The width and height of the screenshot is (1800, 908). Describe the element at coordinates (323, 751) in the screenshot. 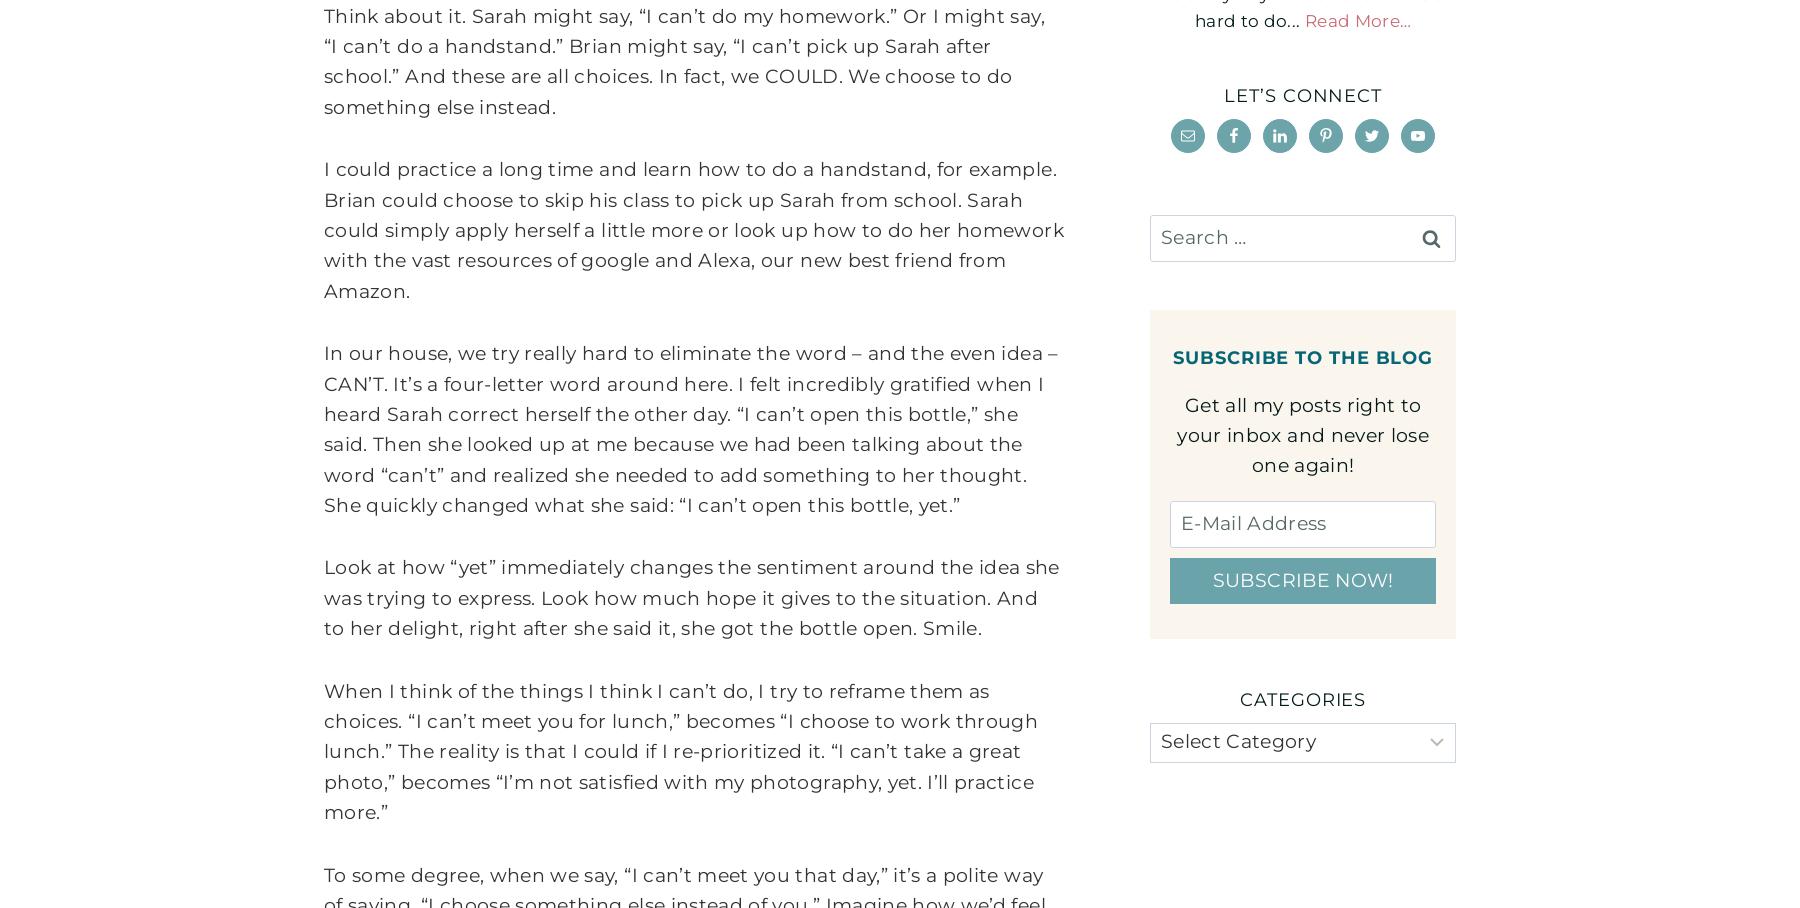

I see `'When I think of the things I think I can’t do, I try to reframe them as choices. “I can’t meet you for lunch,” becomes “I choose to work through lunch.” The reality is that I could if I re-prioritized it. “I can’t take a great photo,” becomes “I’m not satisfied with my photography, yet. I’ll practice more.”'` at that location.